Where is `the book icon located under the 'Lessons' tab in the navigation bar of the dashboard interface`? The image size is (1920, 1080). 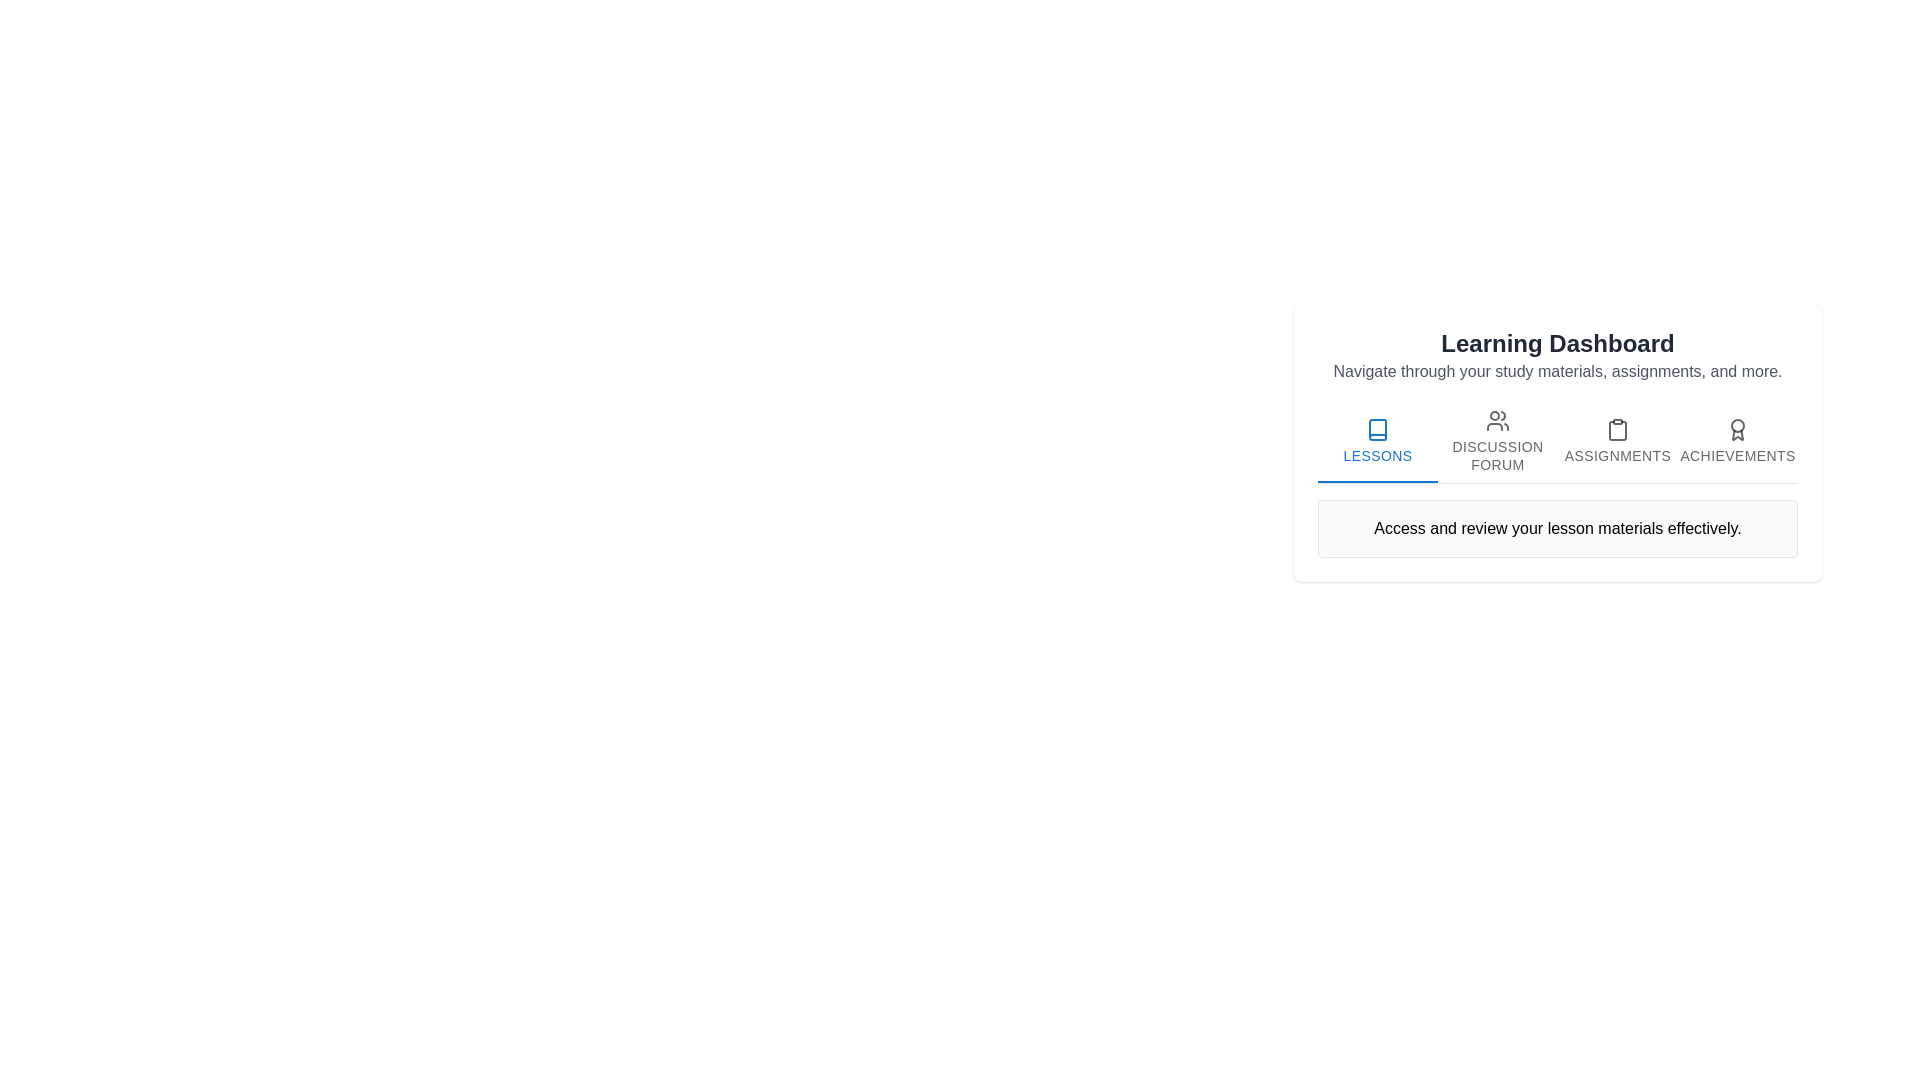 the book icon located under the 'Lessons' tab in the navigation bar of the dashboard interface is located at coordinates (1376, 427).